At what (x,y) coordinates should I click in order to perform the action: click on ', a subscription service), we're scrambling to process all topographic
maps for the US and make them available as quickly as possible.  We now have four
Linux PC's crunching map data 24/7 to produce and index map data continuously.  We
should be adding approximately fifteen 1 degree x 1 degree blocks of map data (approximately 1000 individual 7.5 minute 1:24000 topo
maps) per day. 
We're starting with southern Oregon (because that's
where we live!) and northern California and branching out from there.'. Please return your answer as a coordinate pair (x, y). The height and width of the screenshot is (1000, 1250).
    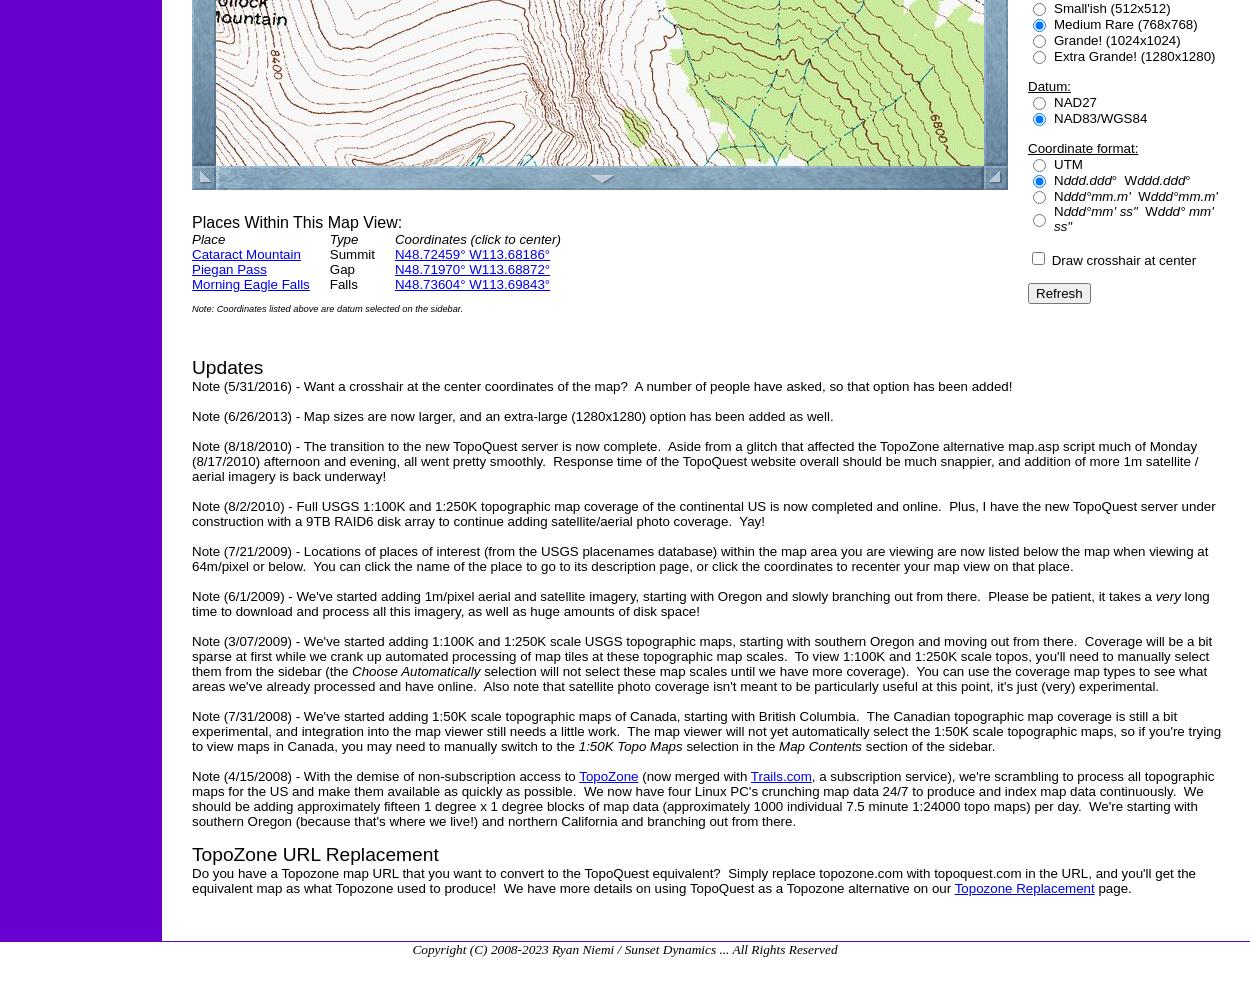
    Looking at the image, I should click on (702, 799).